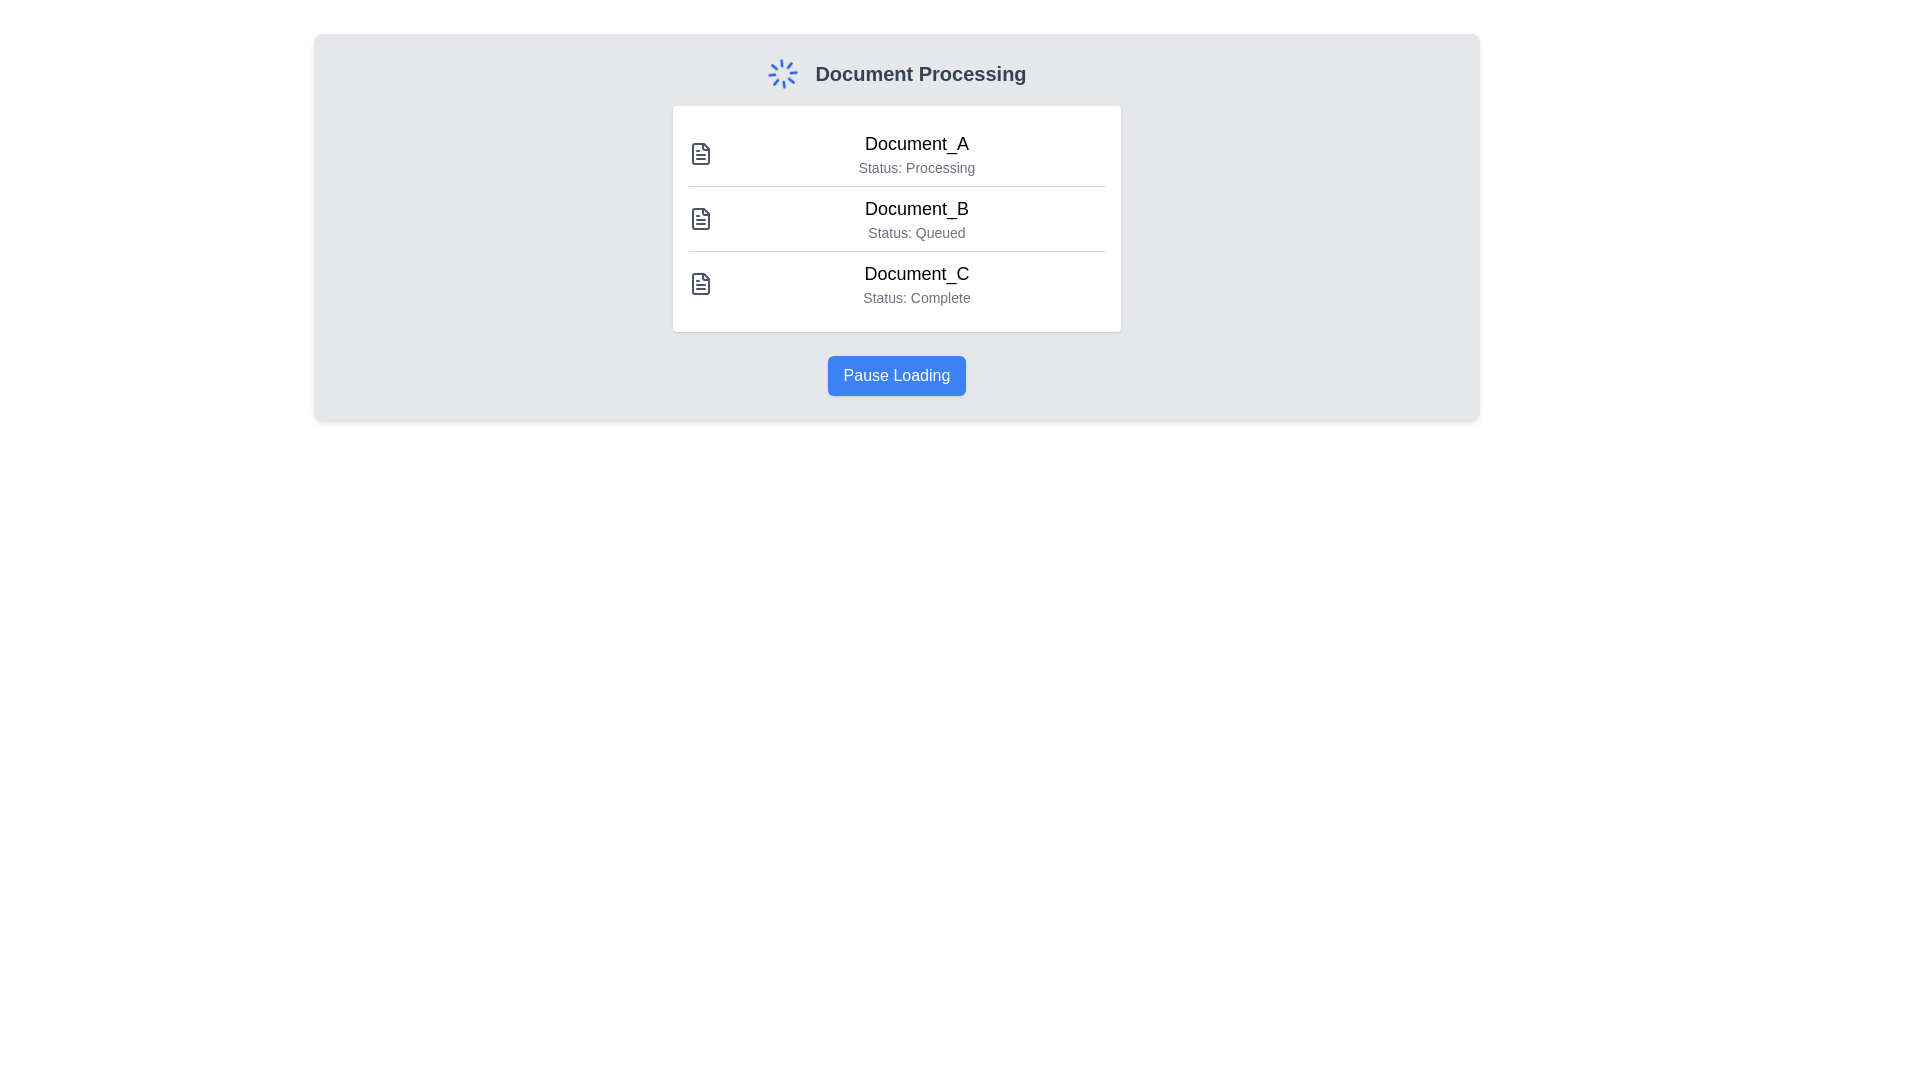 This screenshot has height=1080, width=1920. What do you see at coordinates (700, 284) in the screenshot?
I see `the document icon that represents 'Document_C' in the third row of the vertical list, which indicates a status of 'Complete'` at bounding box center [700, 284].